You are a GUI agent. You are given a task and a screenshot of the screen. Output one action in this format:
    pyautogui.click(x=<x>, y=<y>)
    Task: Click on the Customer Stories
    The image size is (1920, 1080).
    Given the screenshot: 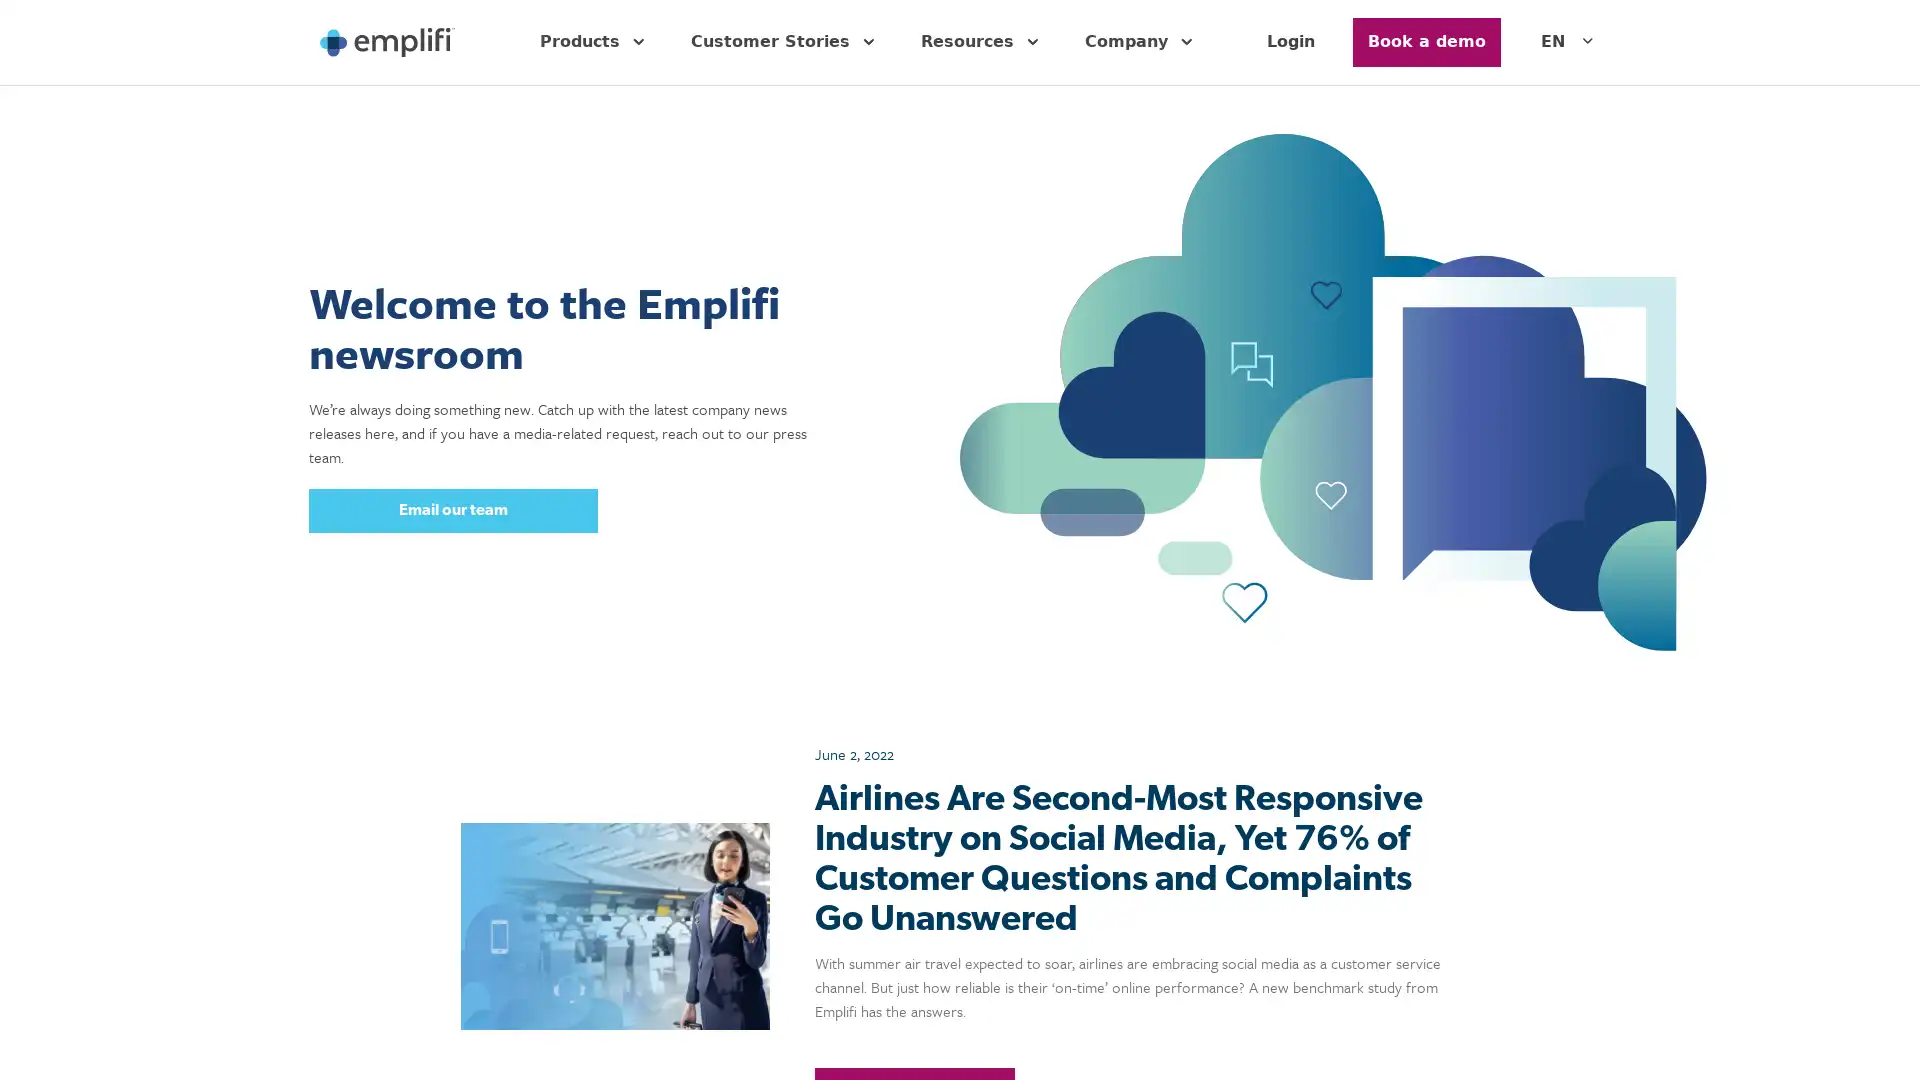 What is the action you would take?
    pyautogui.click(x=785, y=42)
    